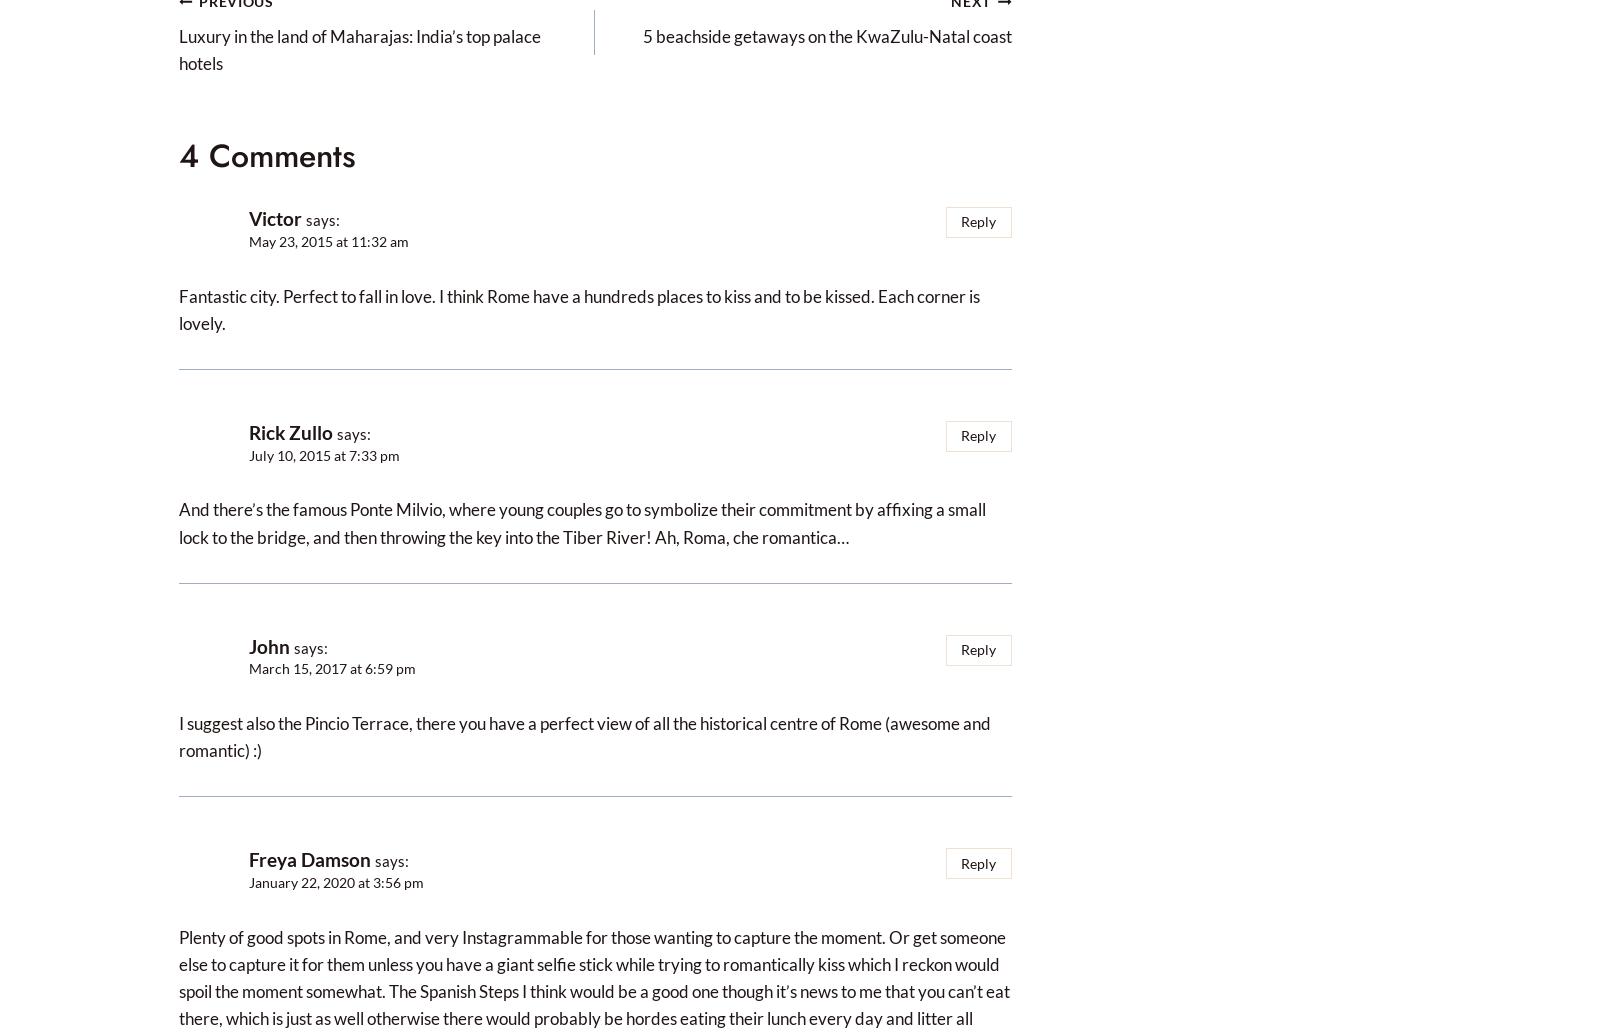 The height and width of the screenshot is (1036, 1600). Describe the element at coordinates (641, 35) in the screenshot. I see `'5 beachside getaways on the KwaZulu-Natal coast'` at that location.